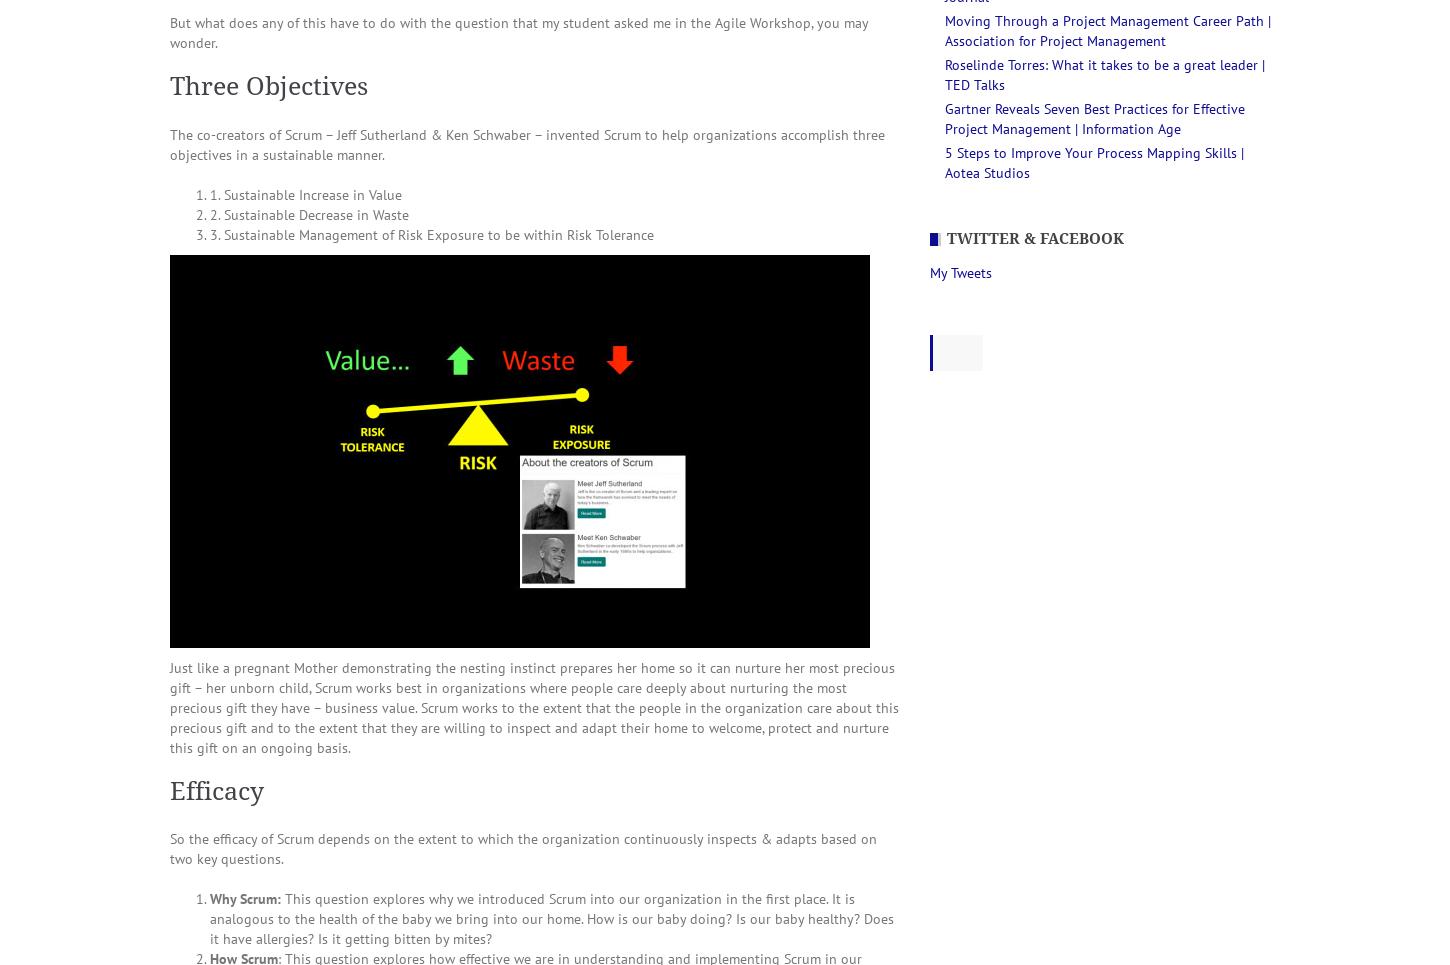 The width and height of the screenshot is (1450, 965). I want to click on 'But what does any of this have to do with the question that my student asked me in the Agile Workshop, you may wonder.', so click(518, 32).